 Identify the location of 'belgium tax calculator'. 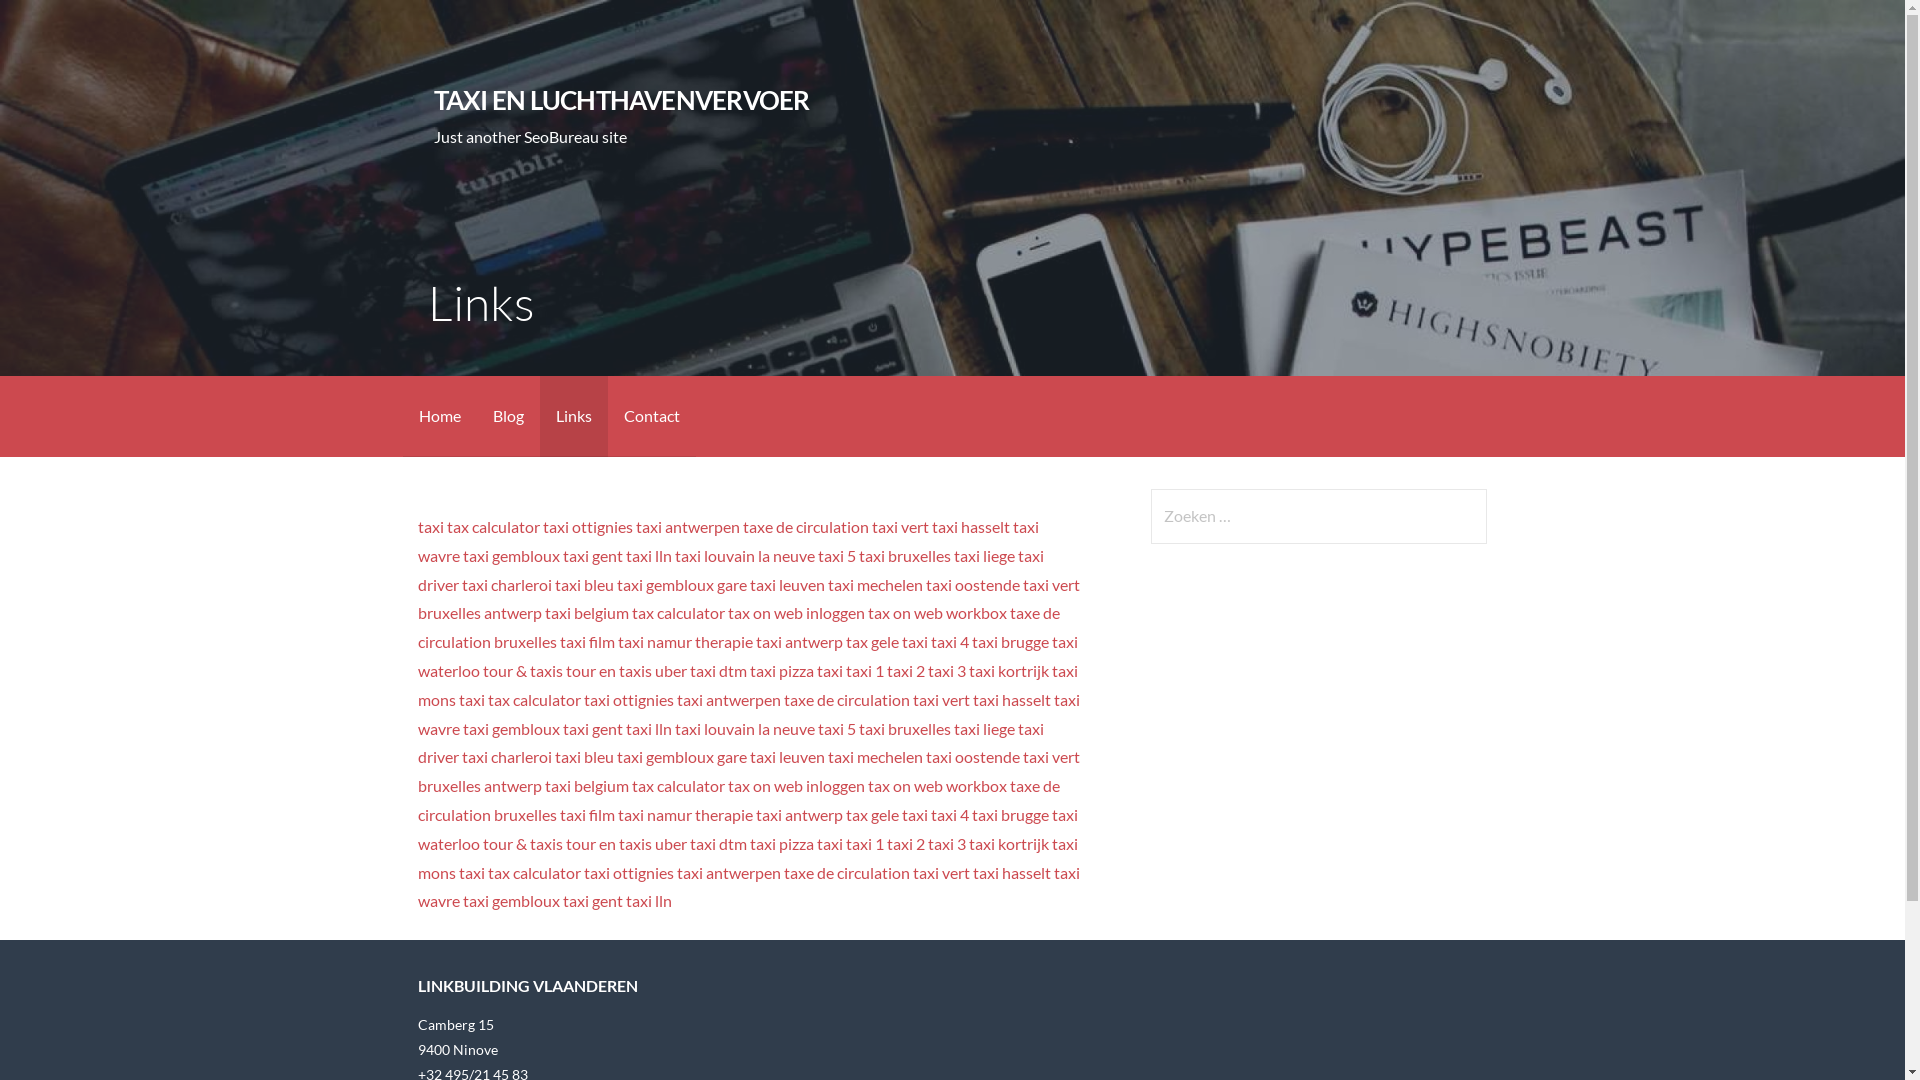
(649, 611).